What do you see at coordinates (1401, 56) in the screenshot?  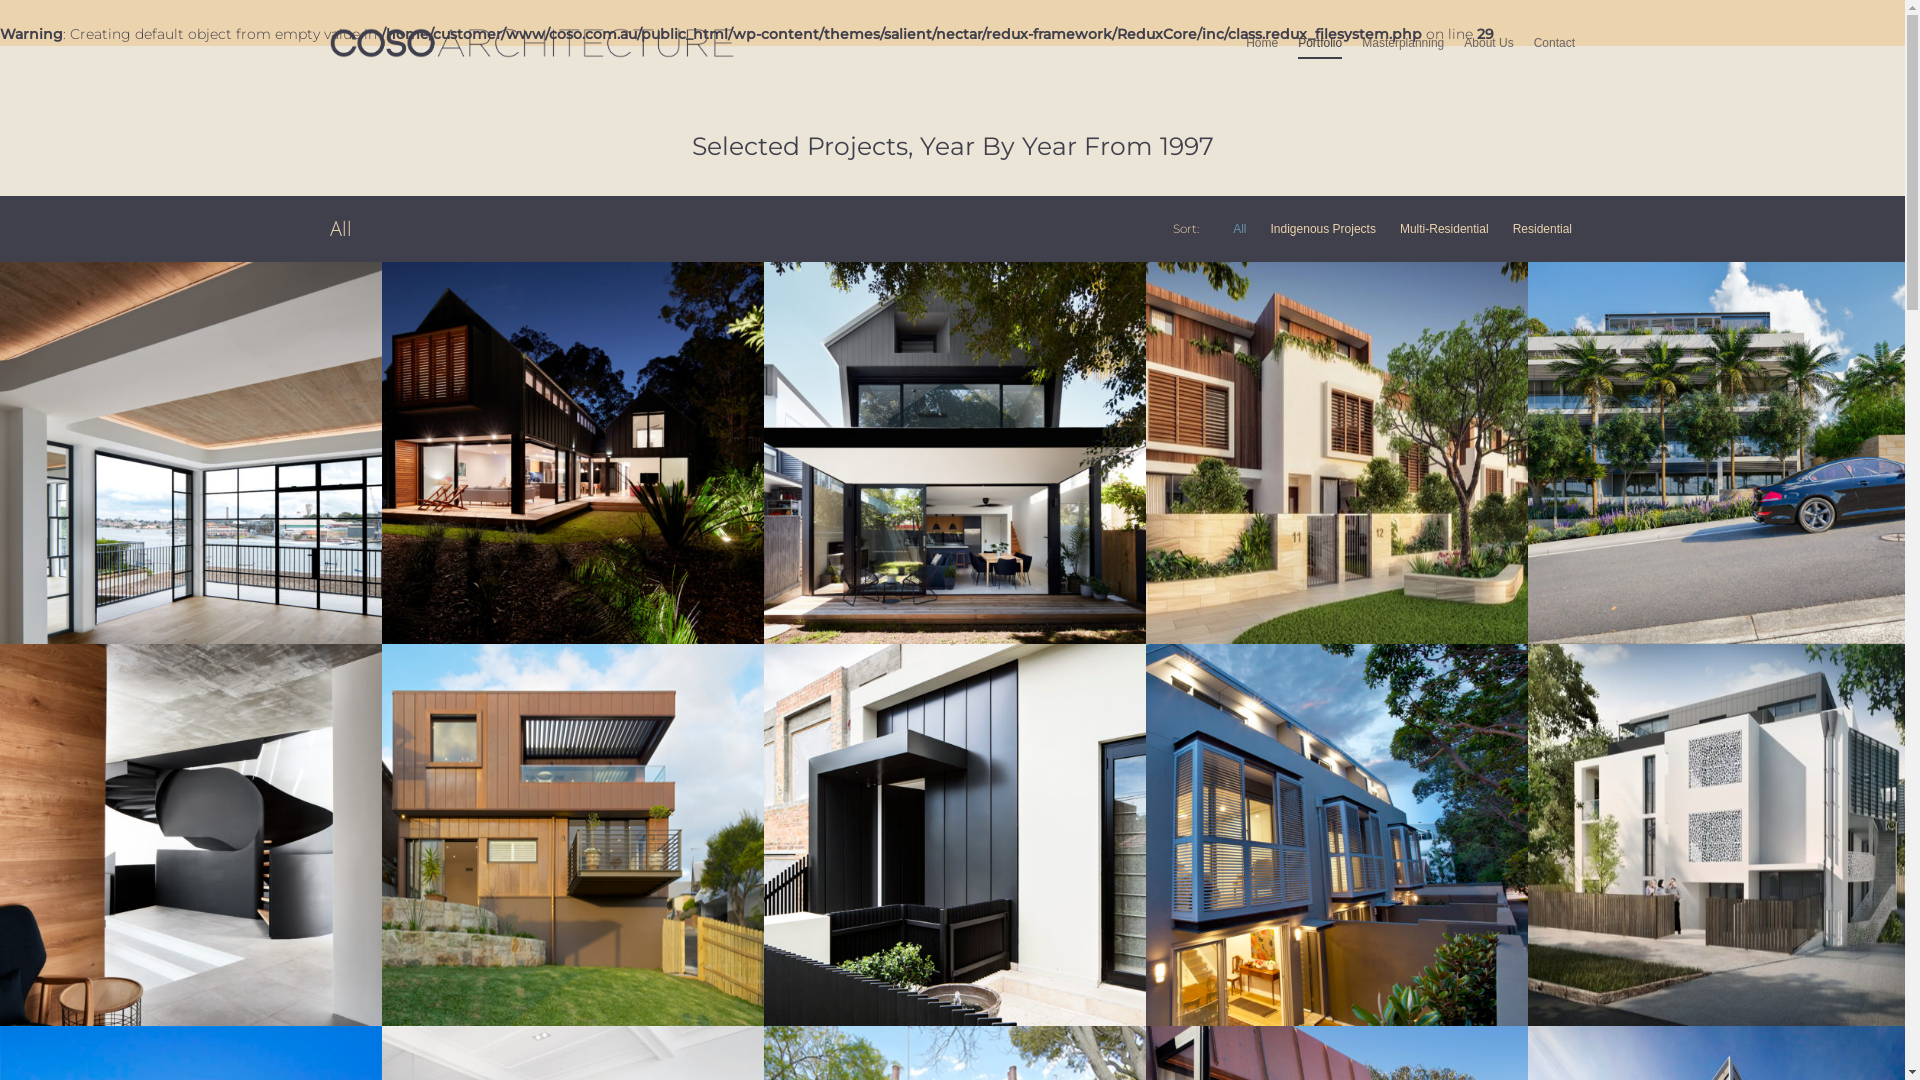 I see `'Masterplanning'` at bounding box center [1401, 56].